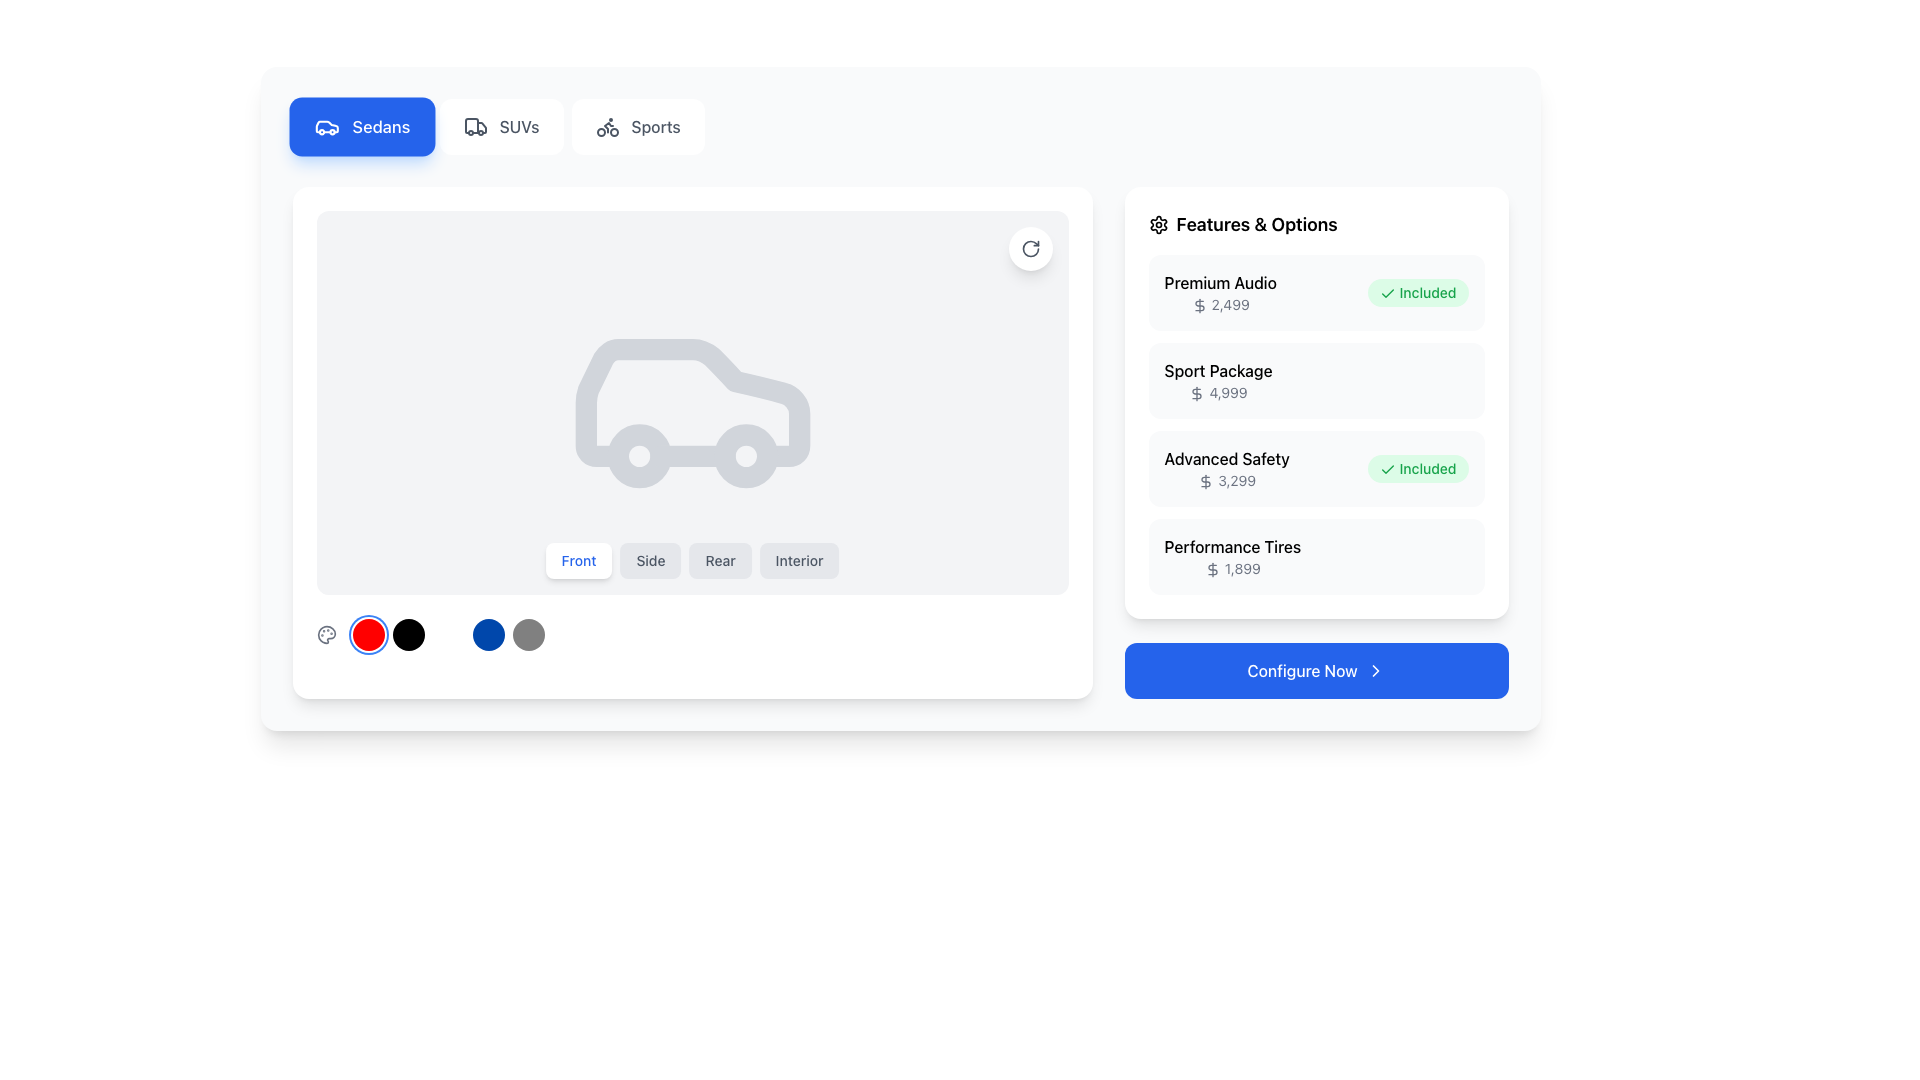 Image resolution: width=1920 pixels, height=1080 pixels. I want to click on the informational text block displaying 'Advanced Safety' with the price '$3,299' located in the 'Features & Options' section, so click(1226, 469).